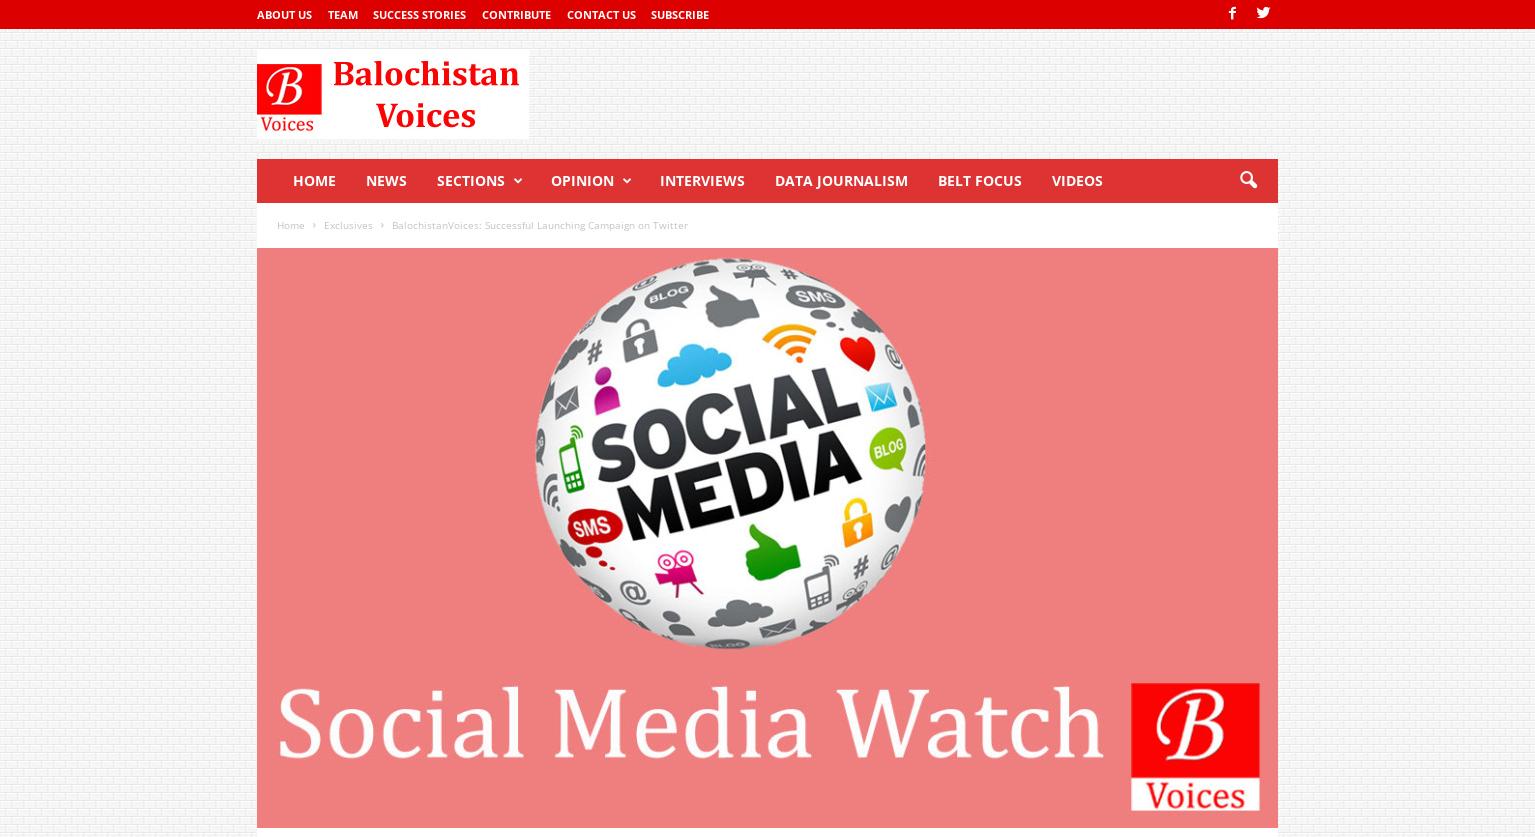  What do you see at coordinates (680, 14) in the screenshot?
I see `'Subscribe'` at bounding box center [680, 14].